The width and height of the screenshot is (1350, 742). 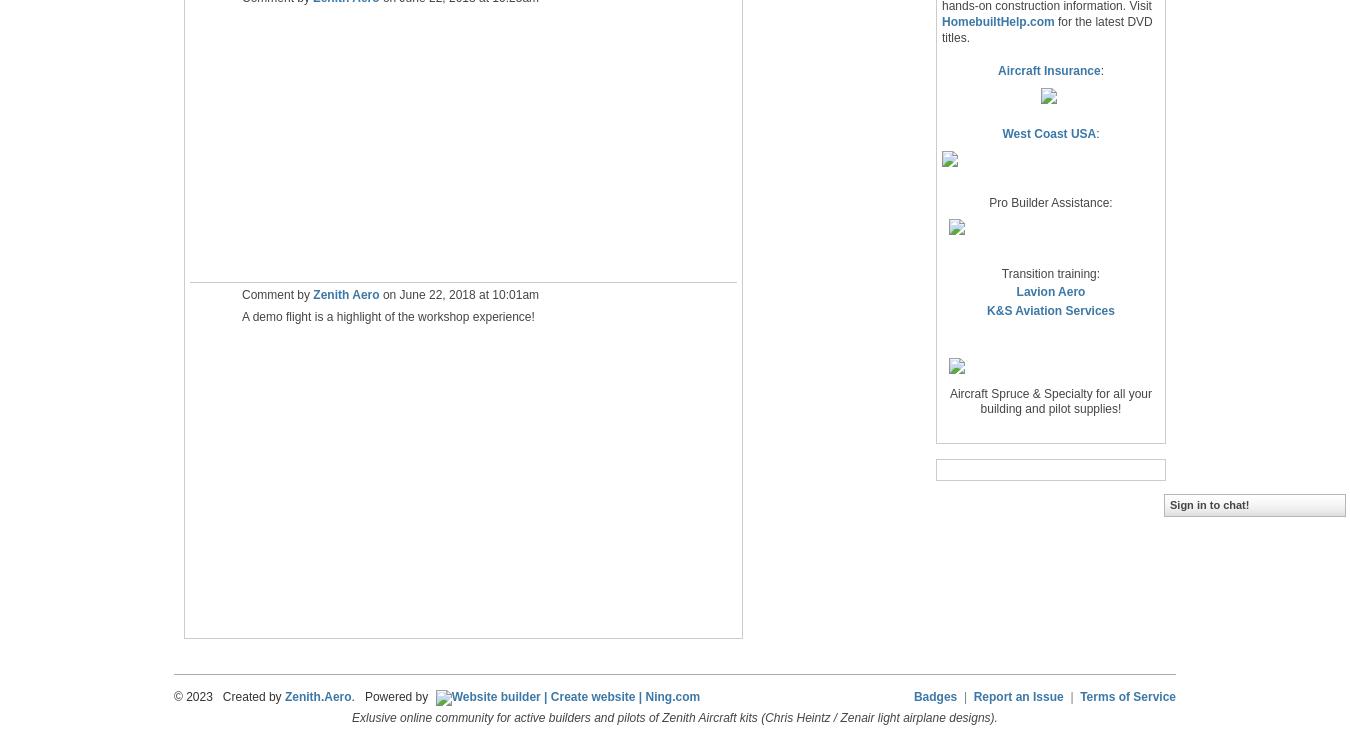 I want to click on 'Aircraft Insurance', so click(x=995, y=70).